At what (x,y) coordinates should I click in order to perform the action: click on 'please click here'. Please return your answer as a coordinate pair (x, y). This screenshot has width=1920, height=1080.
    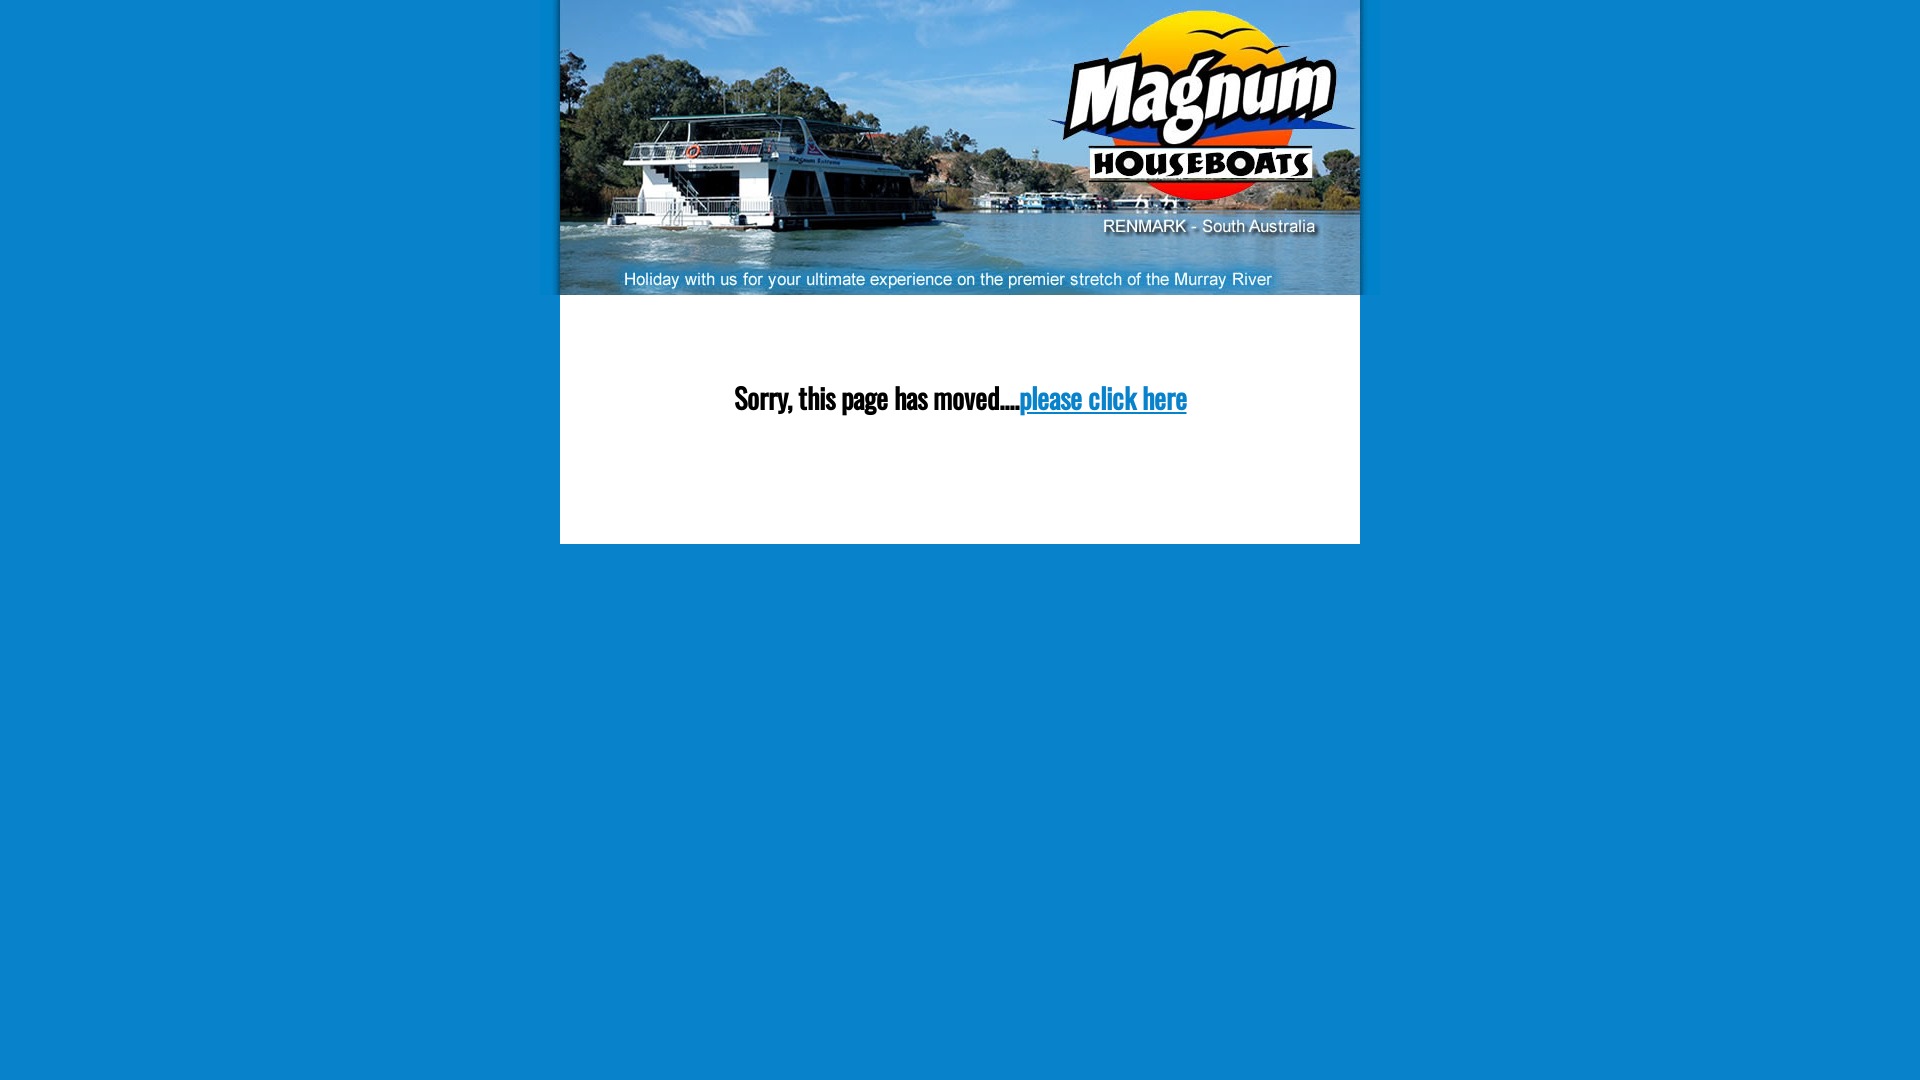
    Looking at the image, I should click on (1101, 397).